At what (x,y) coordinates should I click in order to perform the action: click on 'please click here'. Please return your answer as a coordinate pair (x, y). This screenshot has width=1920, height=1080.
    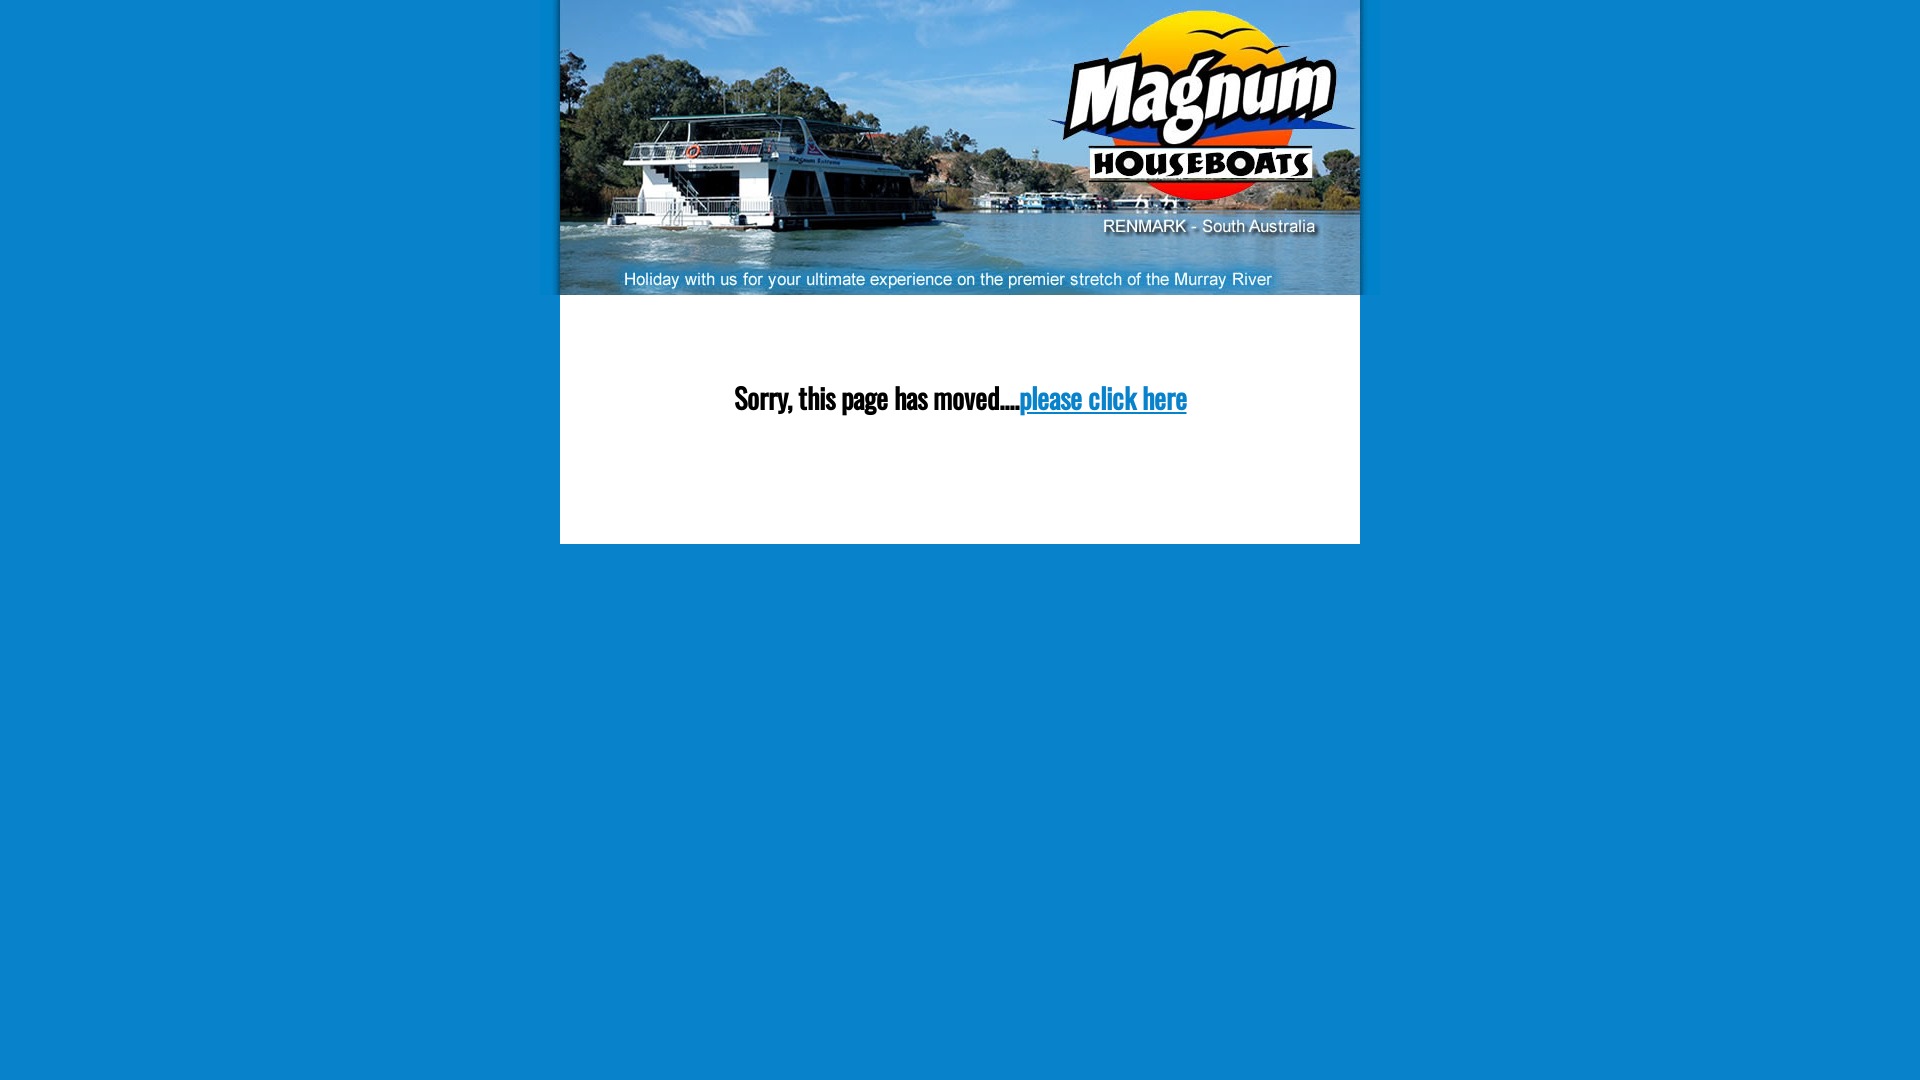
    Looking at the image, I should click on (1101, 397).